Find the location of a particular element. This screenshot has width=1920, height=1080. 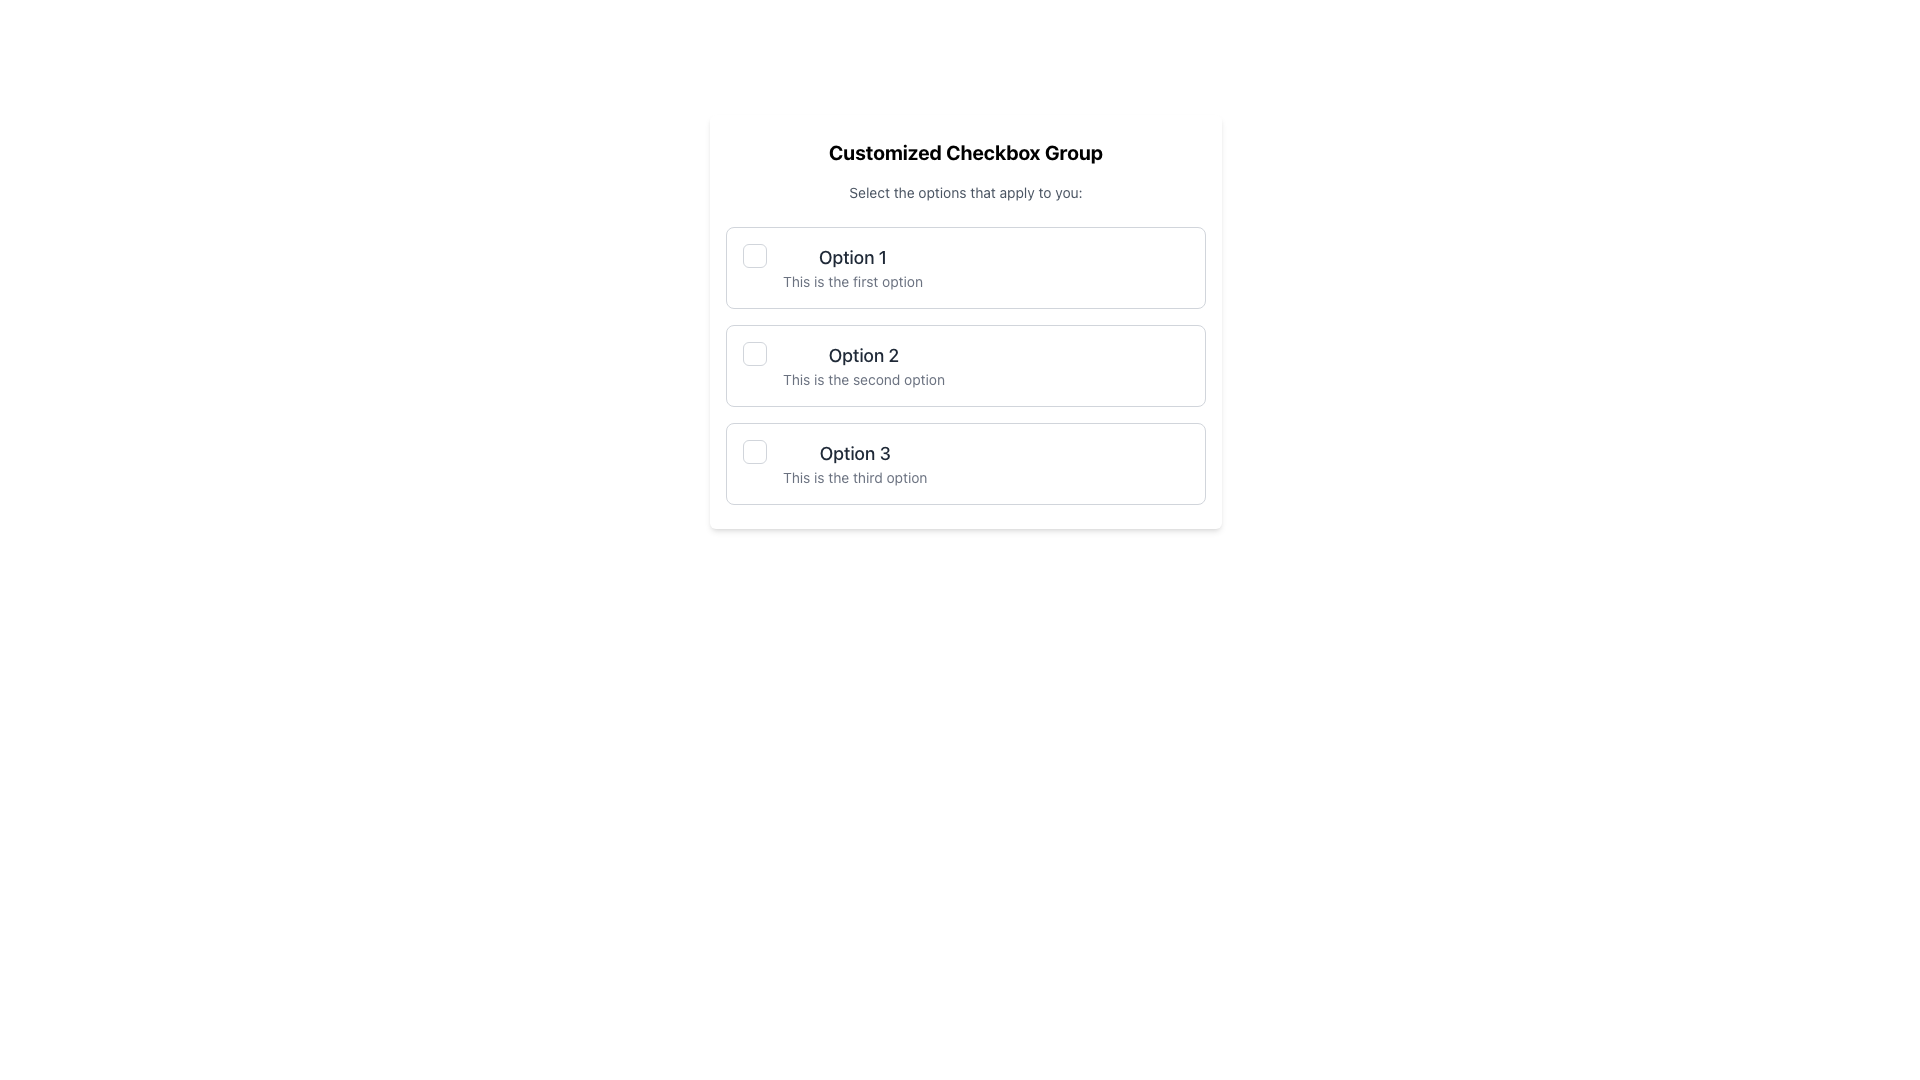

the static text label representing the title of the second option in a vertical list of choices, positioned between 'Option 1' and 'Option 3' is located at coordinates (864, 354).